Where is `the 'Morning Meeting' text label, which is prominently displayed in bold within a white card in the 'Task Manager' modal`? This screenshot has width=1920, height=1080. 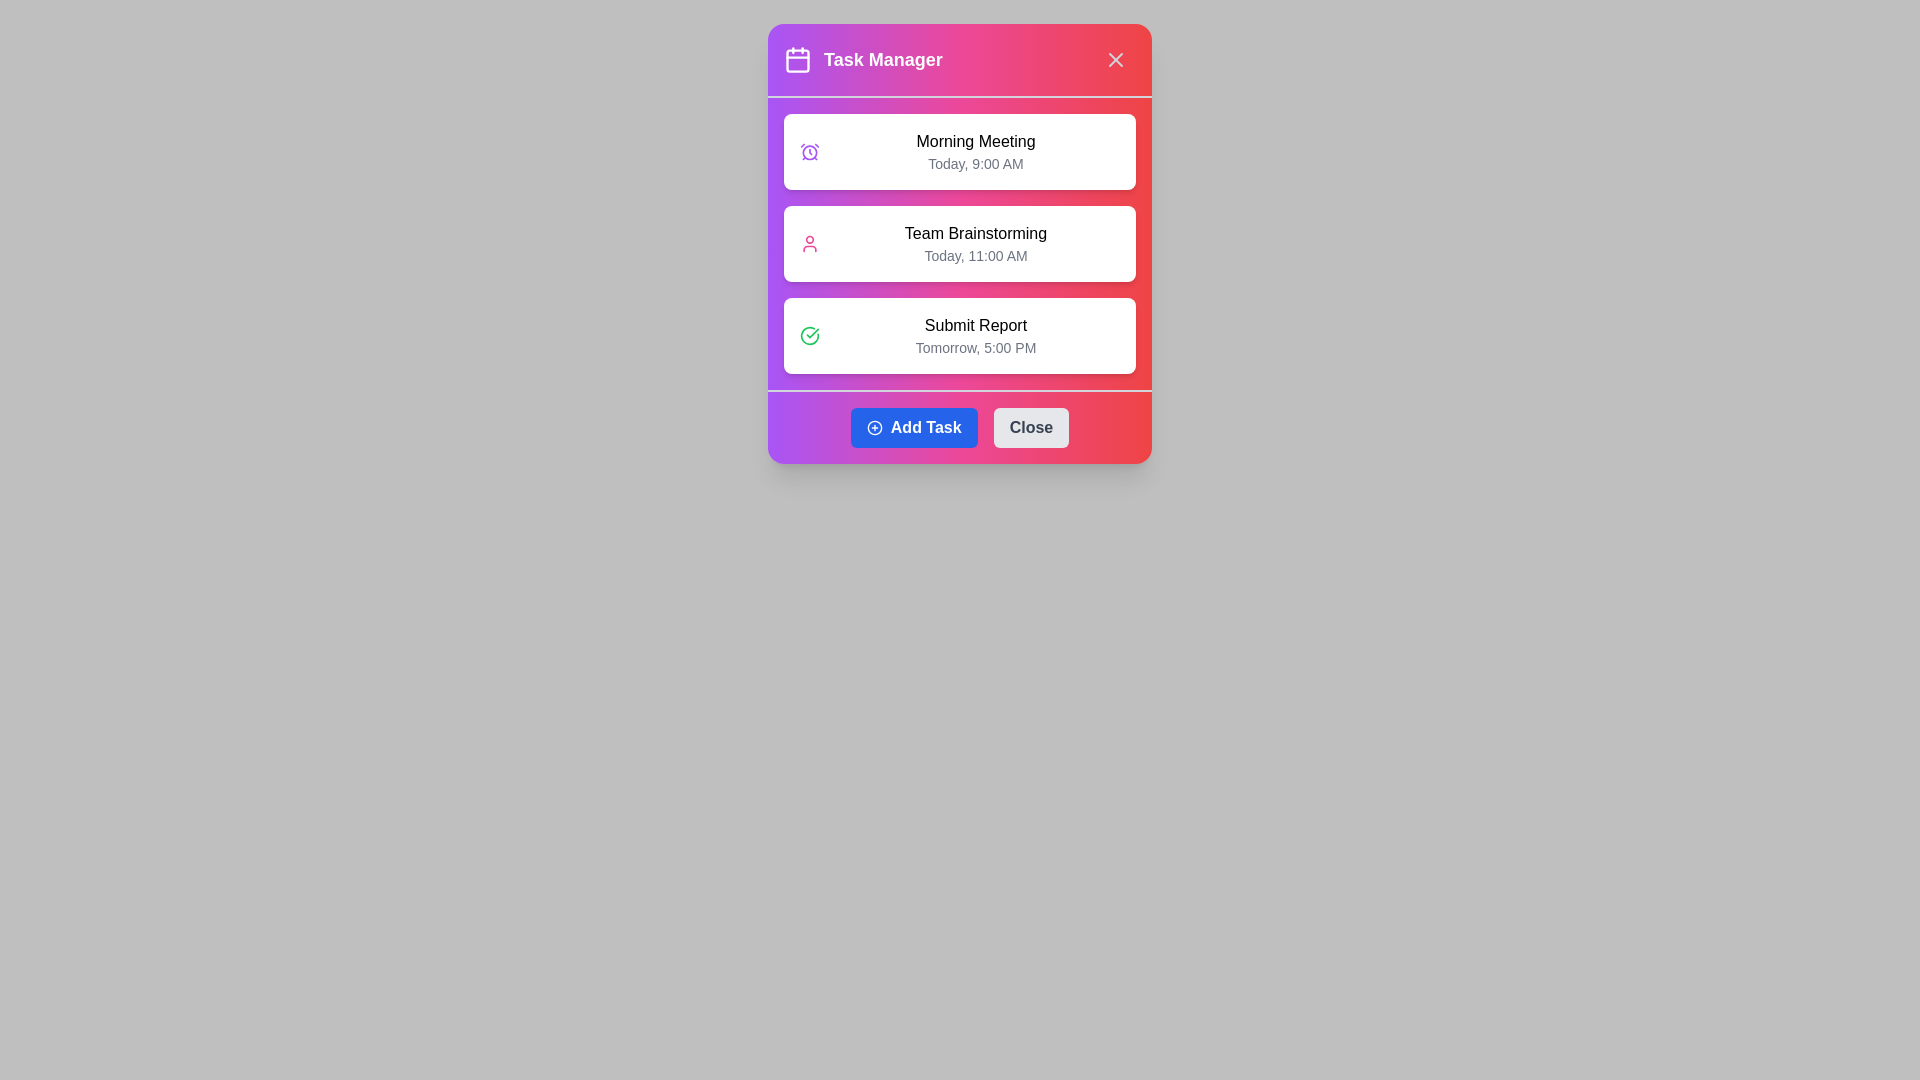
the 'Morning Meeting' text label, which is prominently displayed in bold within a white card in the 'Task Manager' modal is located at coordinates (975, 141).